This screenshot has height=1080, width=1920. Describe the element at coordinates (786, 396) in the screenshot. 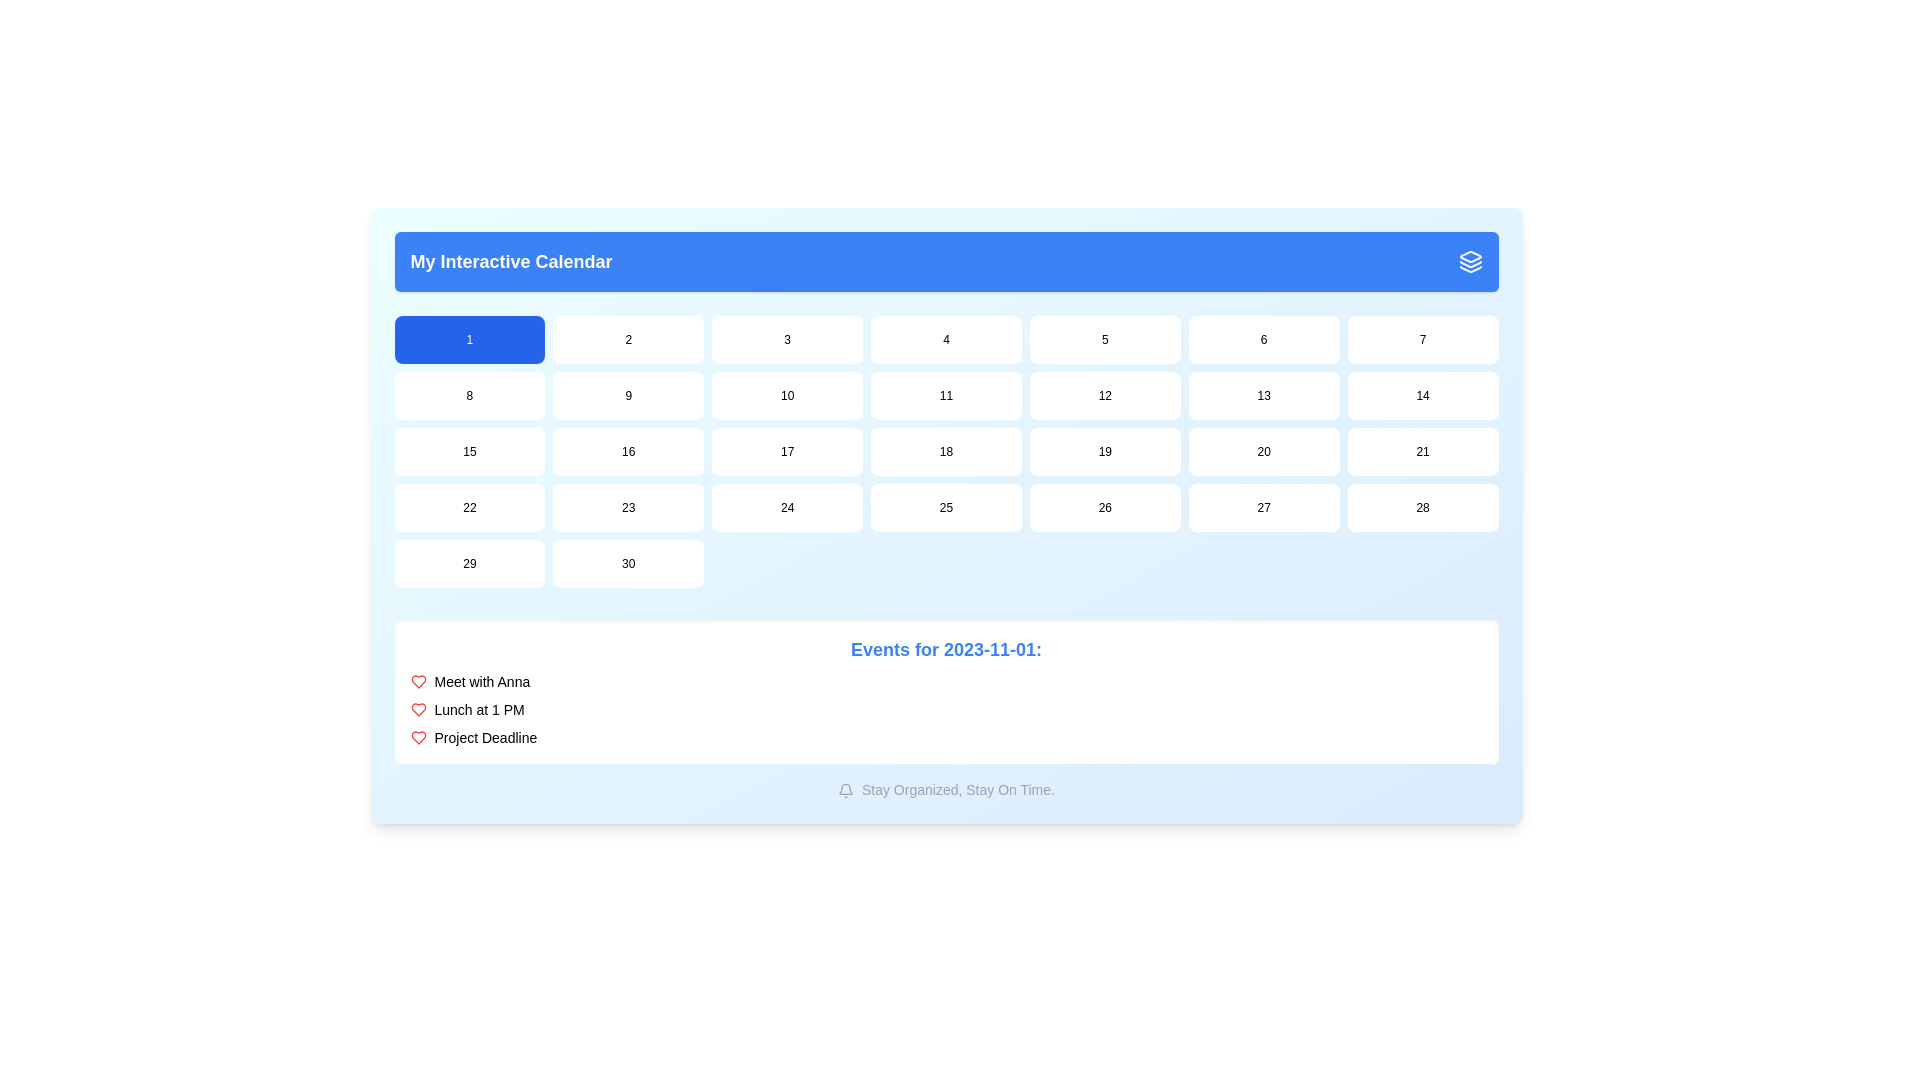

I see `the calendar button labeled '10'` at that location.